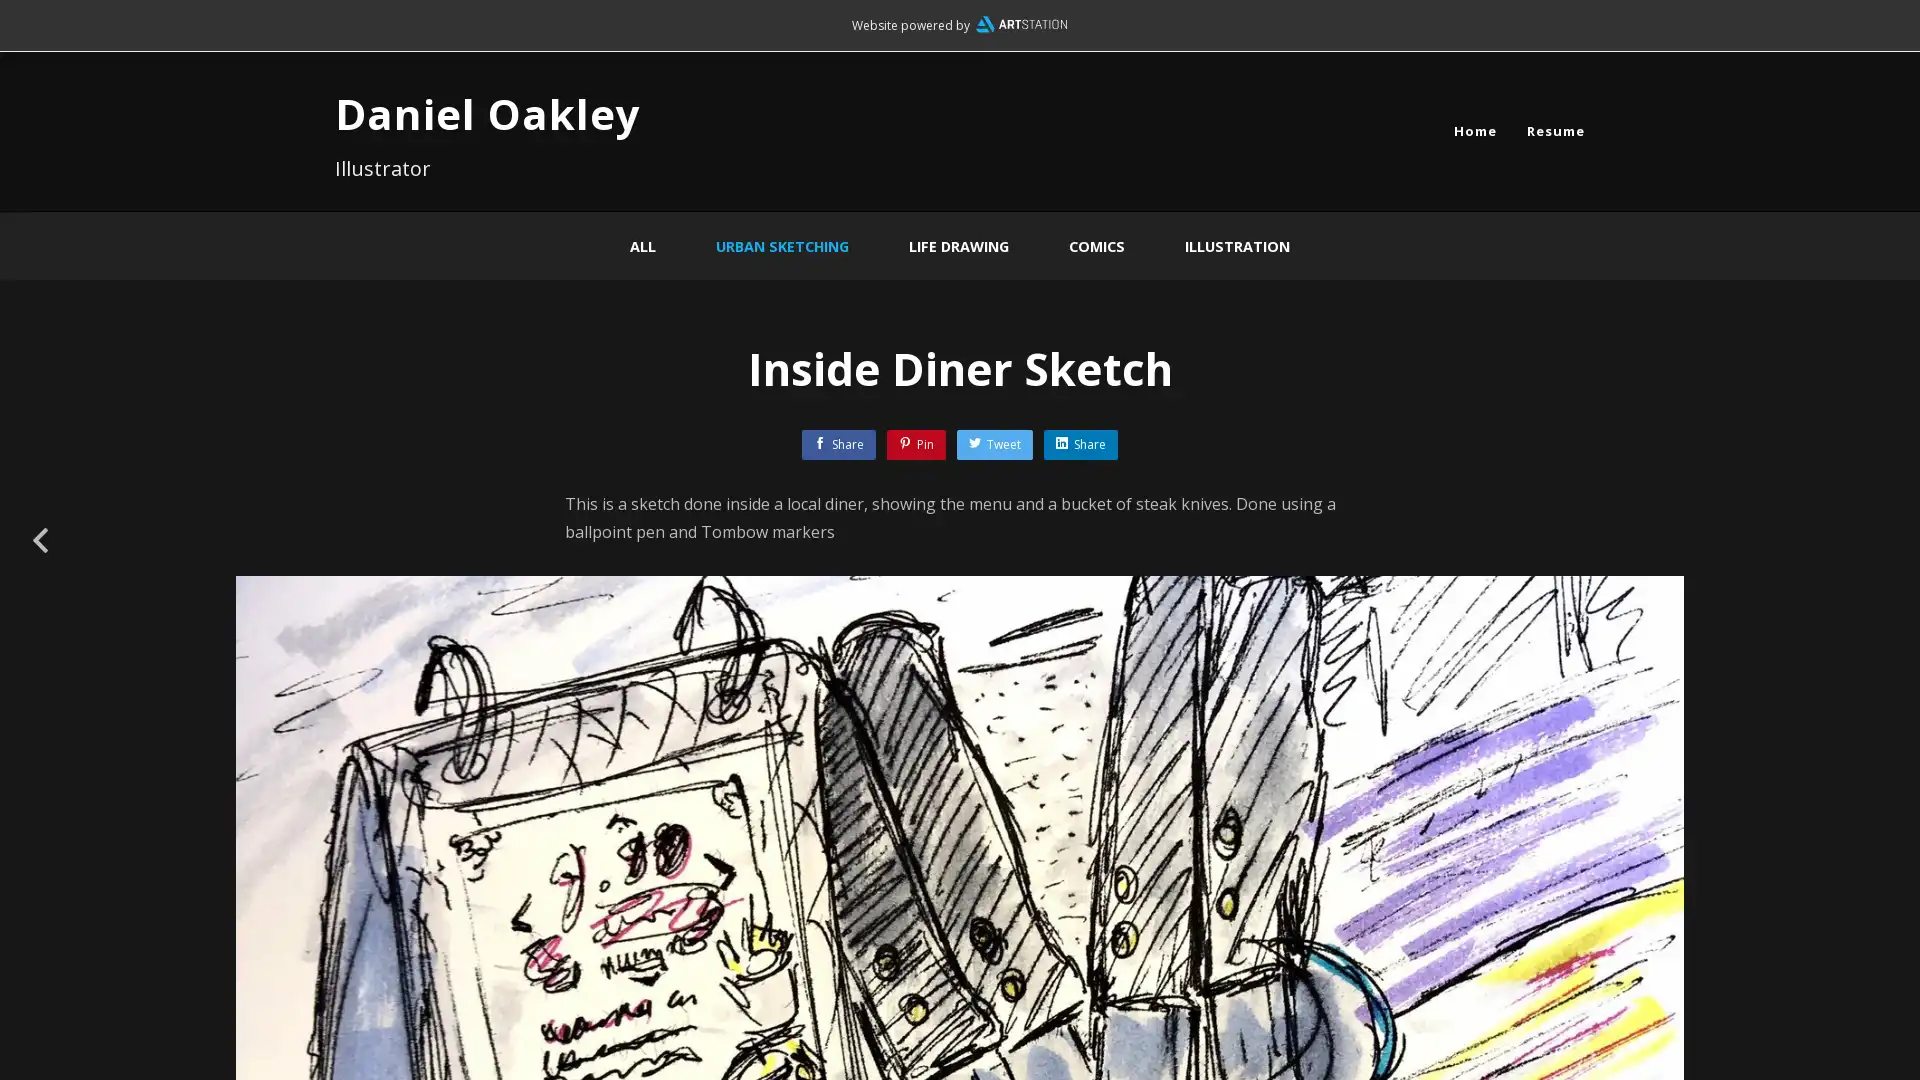  I want to click on Share, so click(1079, 443).